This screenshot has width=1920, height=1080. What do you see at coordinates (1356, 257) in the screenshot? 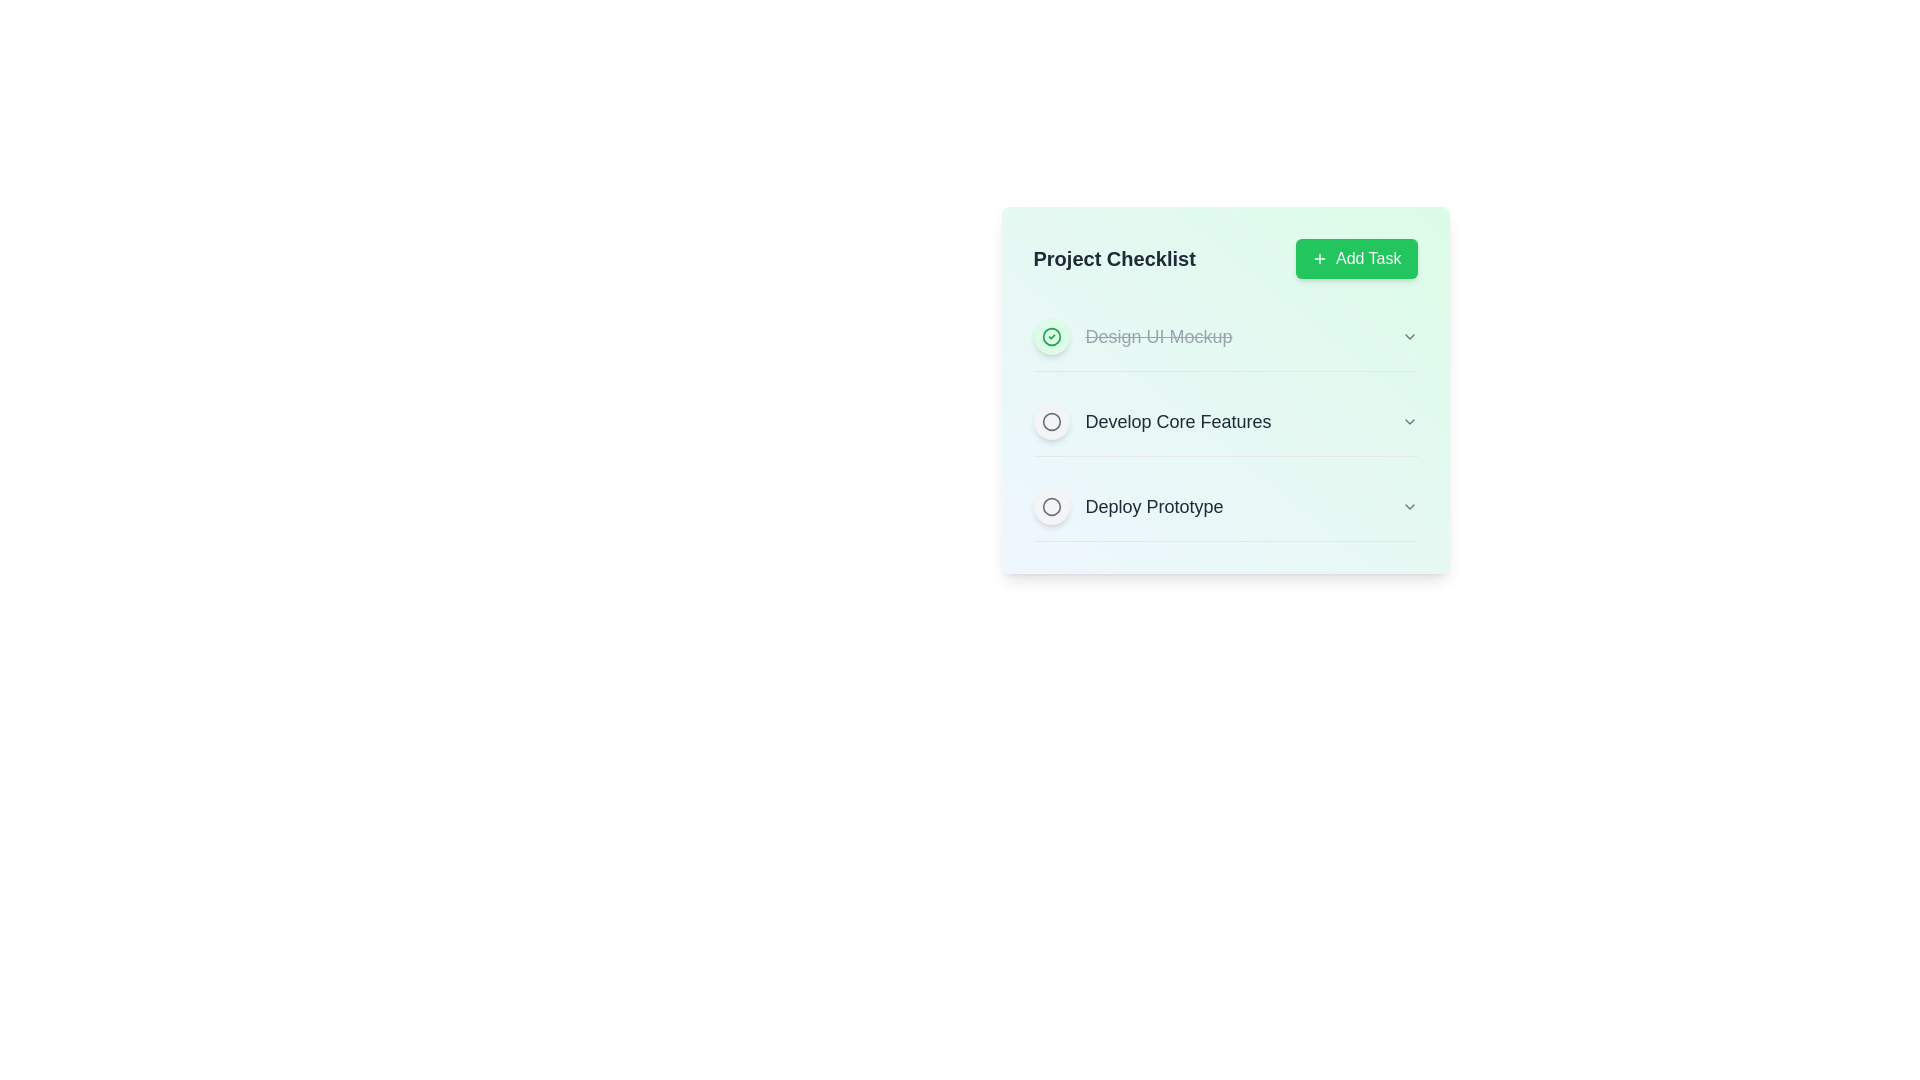
I see `'Add Task' button to add a new task` at bounding box center [1356, 257].